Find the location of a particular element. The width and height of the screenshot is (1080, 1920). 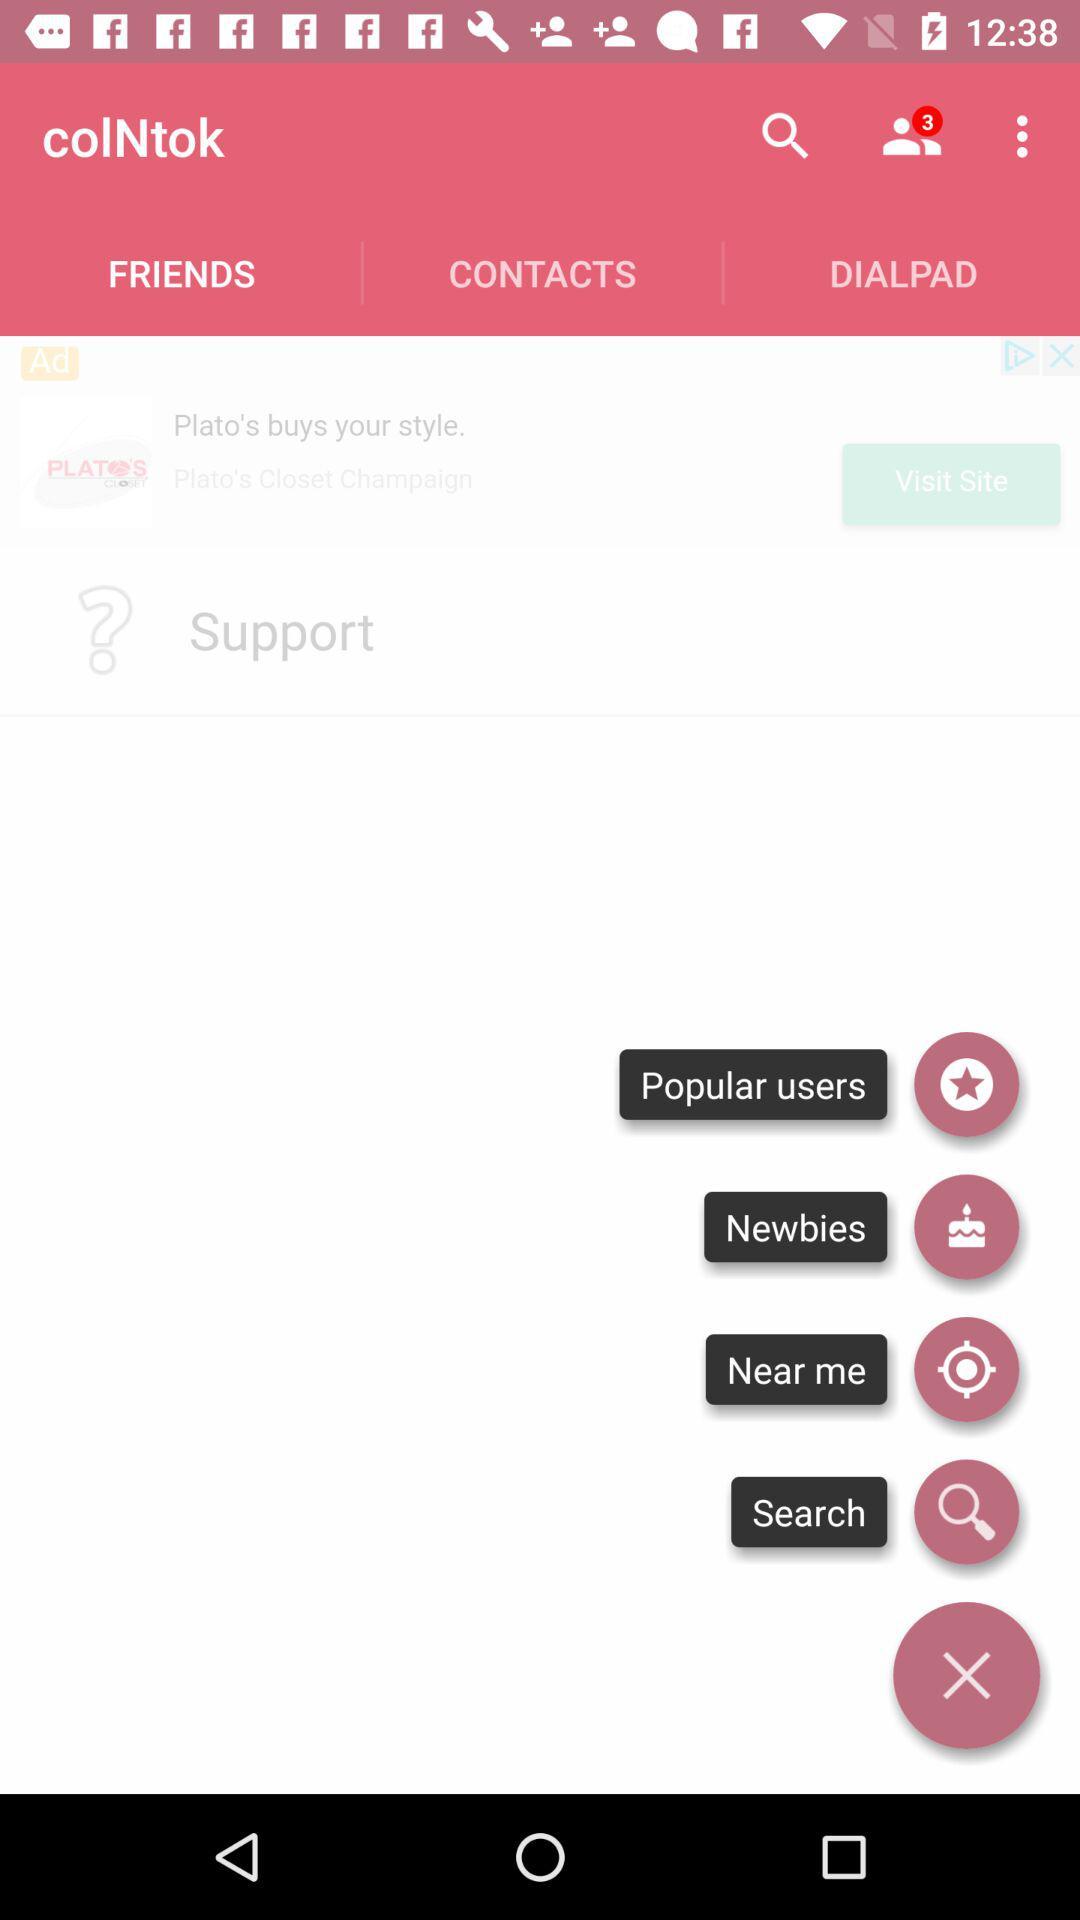

support item is located at coordinates (281, 628).